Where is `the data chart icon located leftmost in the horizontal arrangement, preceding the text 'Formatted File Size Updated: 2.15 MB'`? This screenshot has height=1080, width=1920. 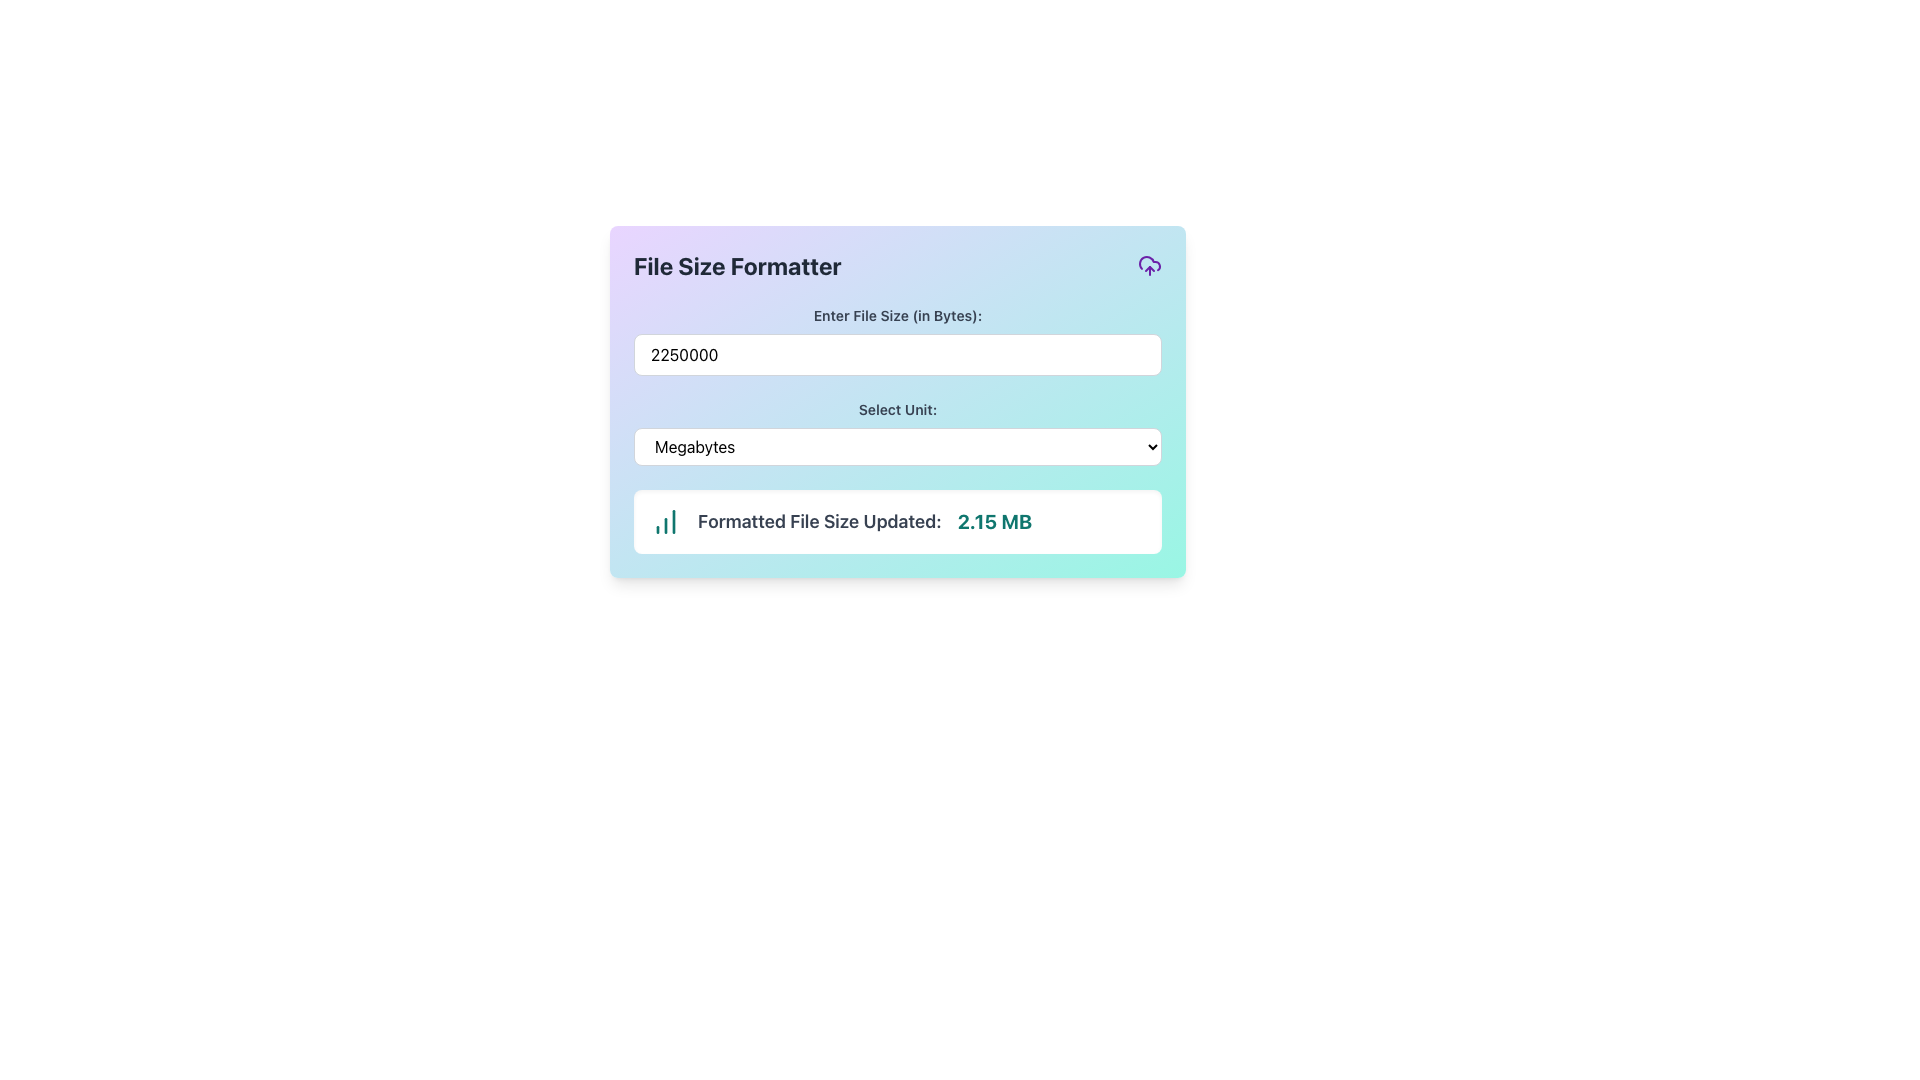
the data chart icon located leftmost in the horizontal arrangement, preceding the text 'Formatted File Size Updated: 2.15 MB' is located at coordinates (666, 520).